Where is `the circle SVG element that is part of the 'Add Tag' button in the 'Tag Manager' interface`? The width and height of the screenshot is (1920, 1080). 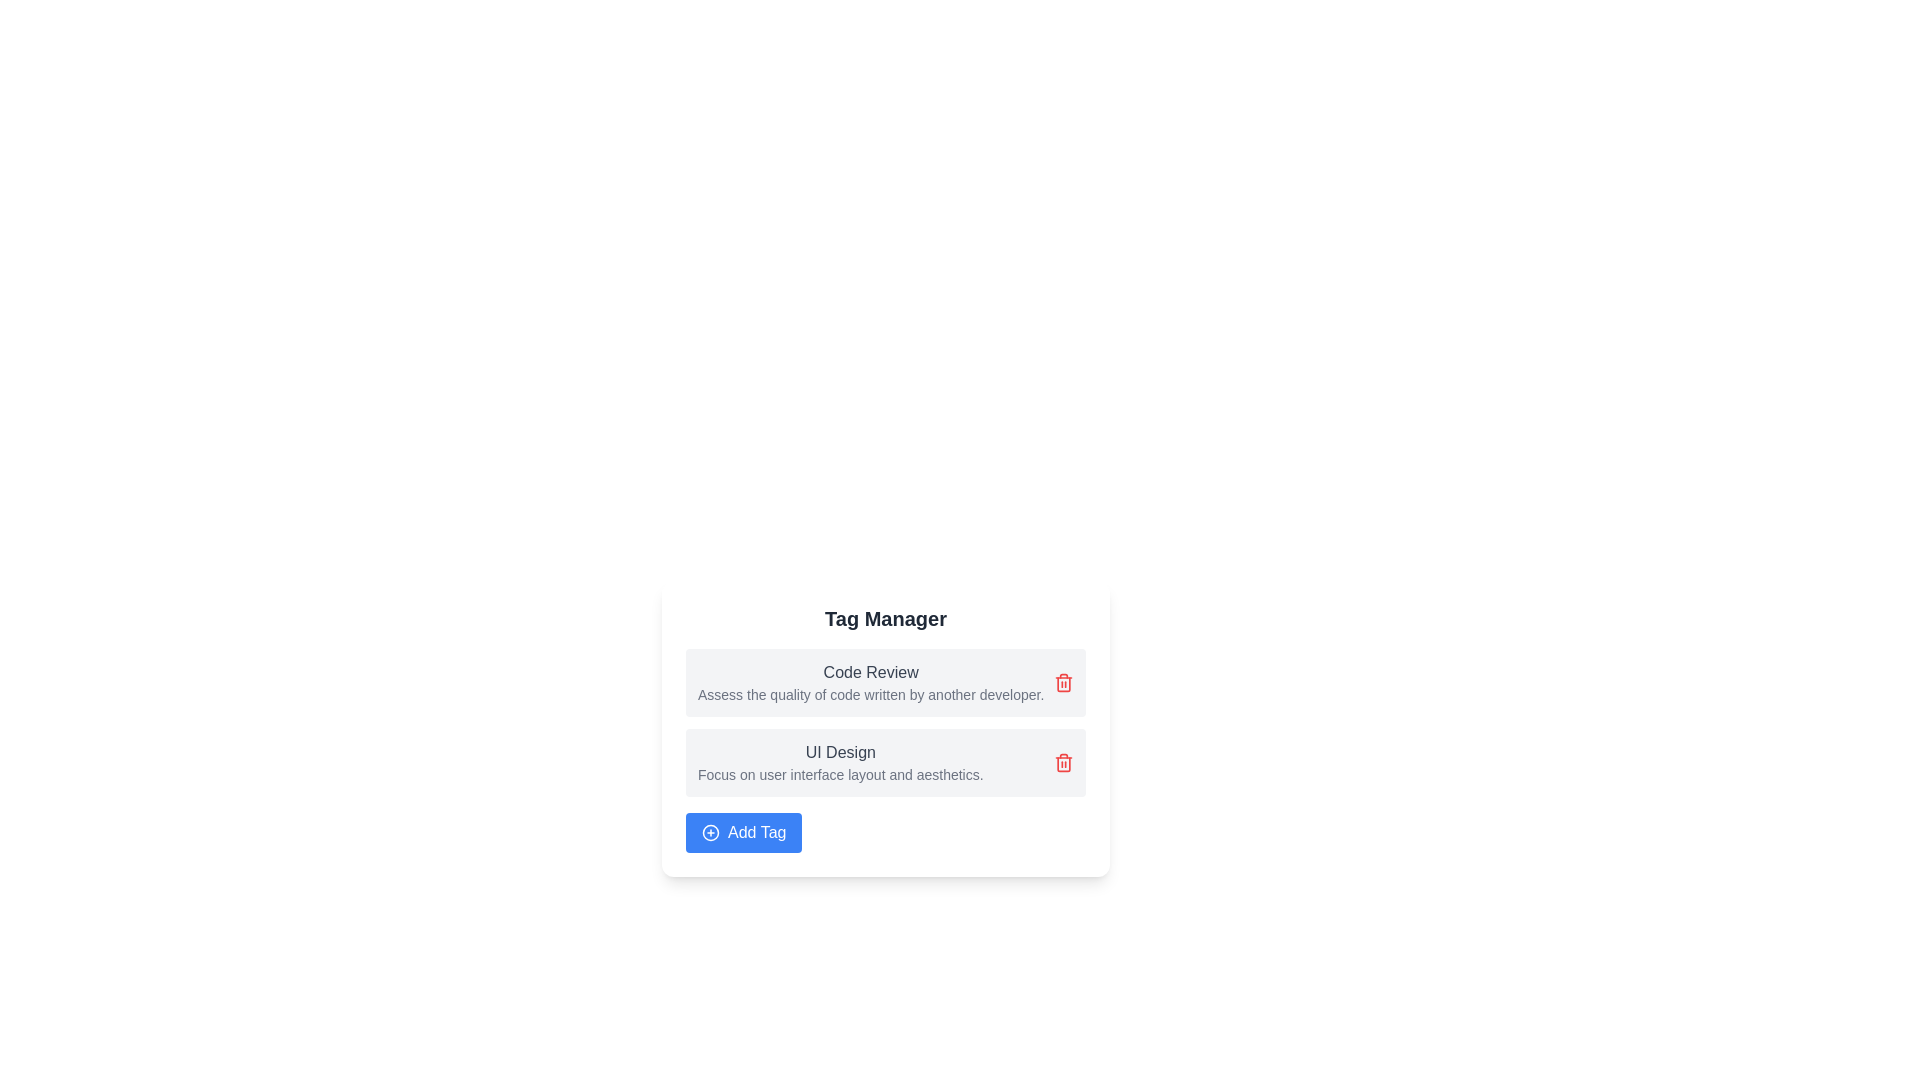
the circle SVG element that is part of the 'Add Tag' button in the 'Tag Manager' interface is located at coordinates (710, 833).